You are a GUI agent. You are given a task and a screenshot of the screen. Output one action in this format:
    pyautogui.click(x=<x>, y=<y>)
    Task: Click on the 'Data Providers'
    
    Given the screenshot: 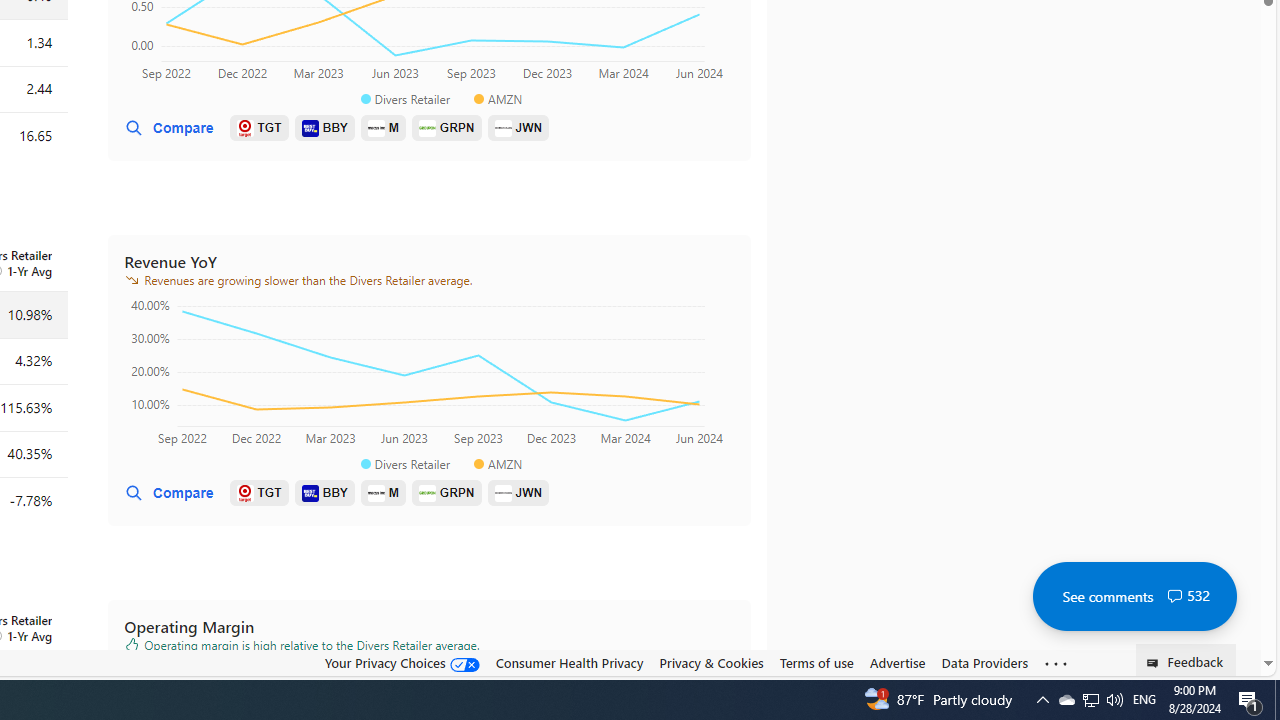 What is the action you would take?
    pyautogui.click(x=984, y=663)
    